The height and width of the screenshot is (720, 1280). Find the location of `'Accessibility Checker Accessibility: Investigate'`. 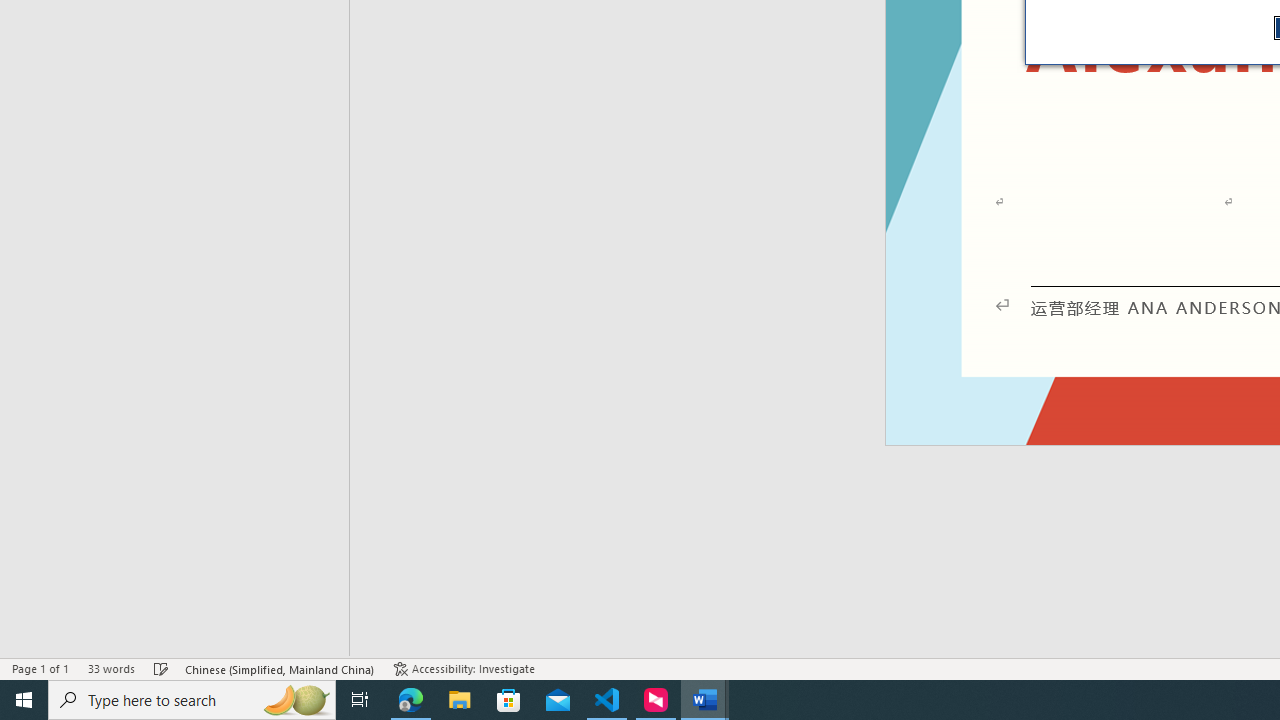

'Accessibility Checker Accessibility: Investigate' is located at coordinates (463, 669).